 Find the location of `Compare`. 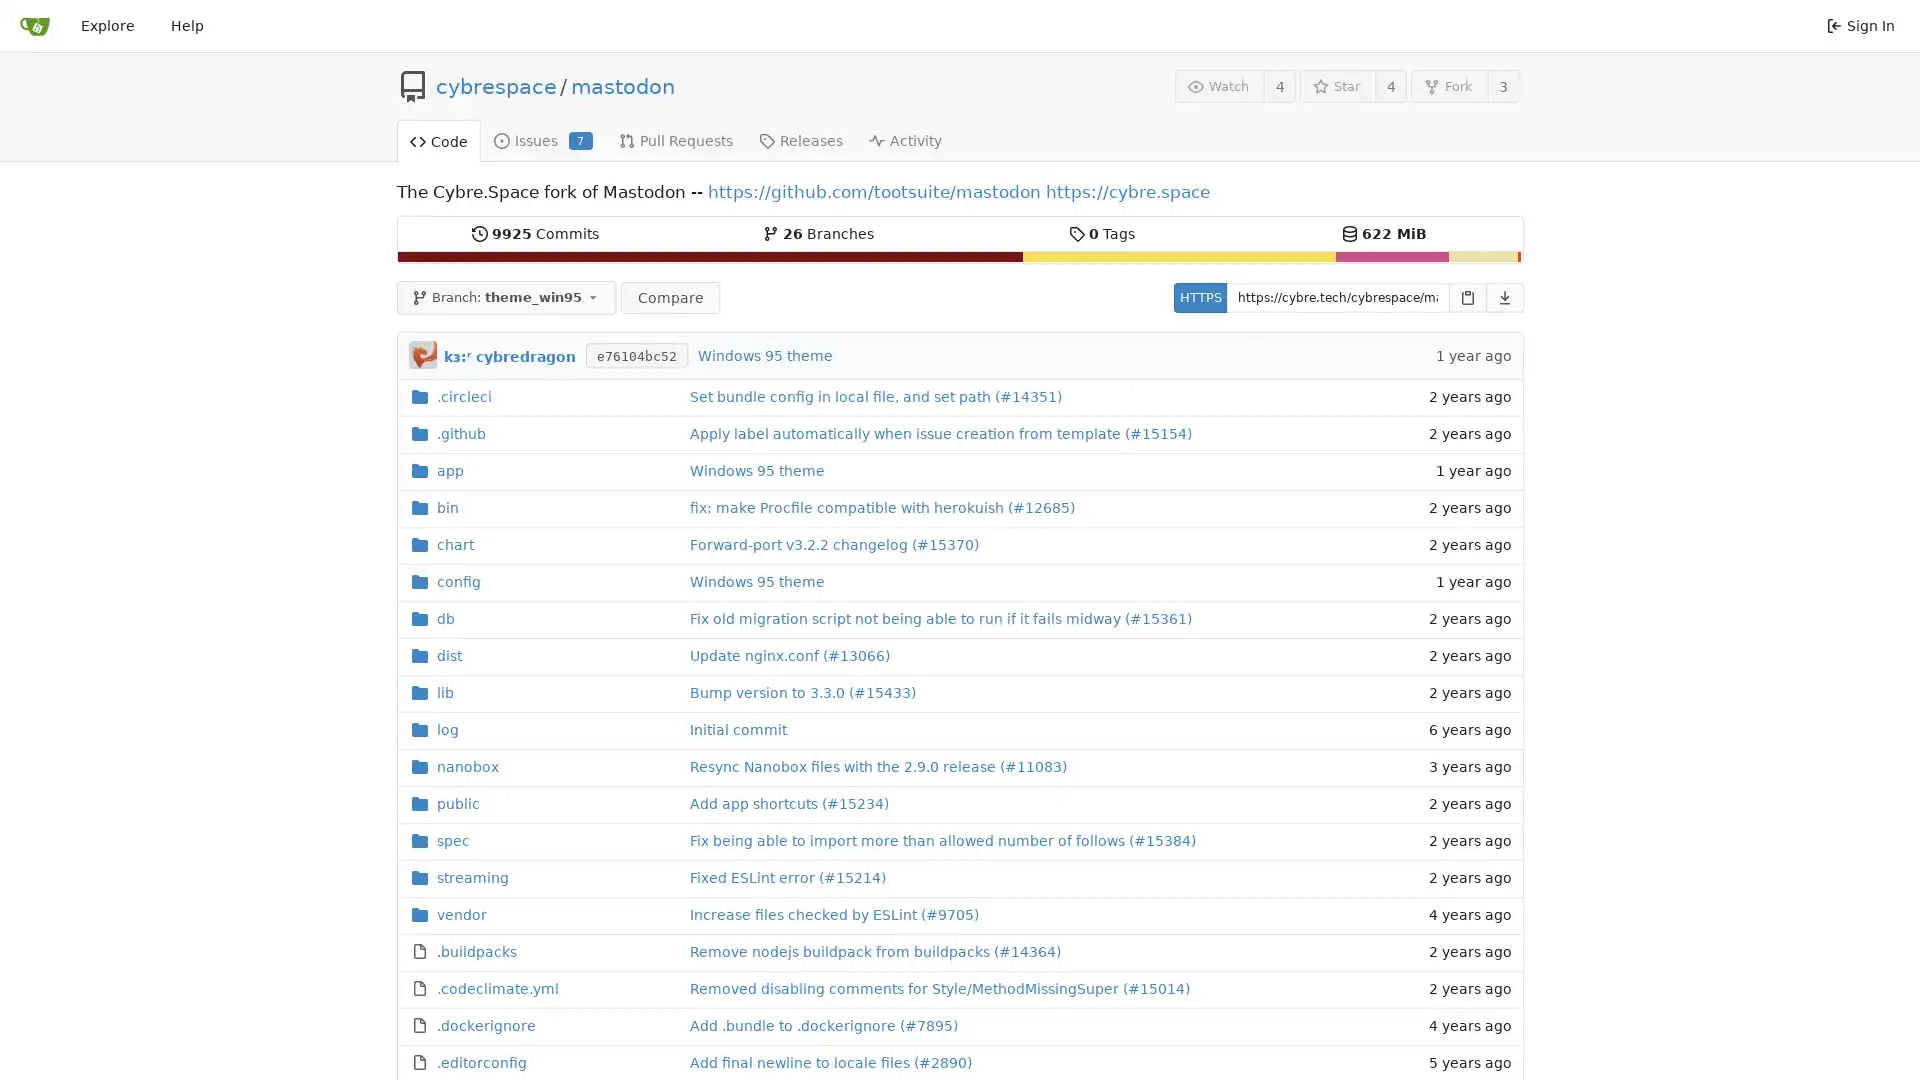

Compare is located at coordinates (670, 297).